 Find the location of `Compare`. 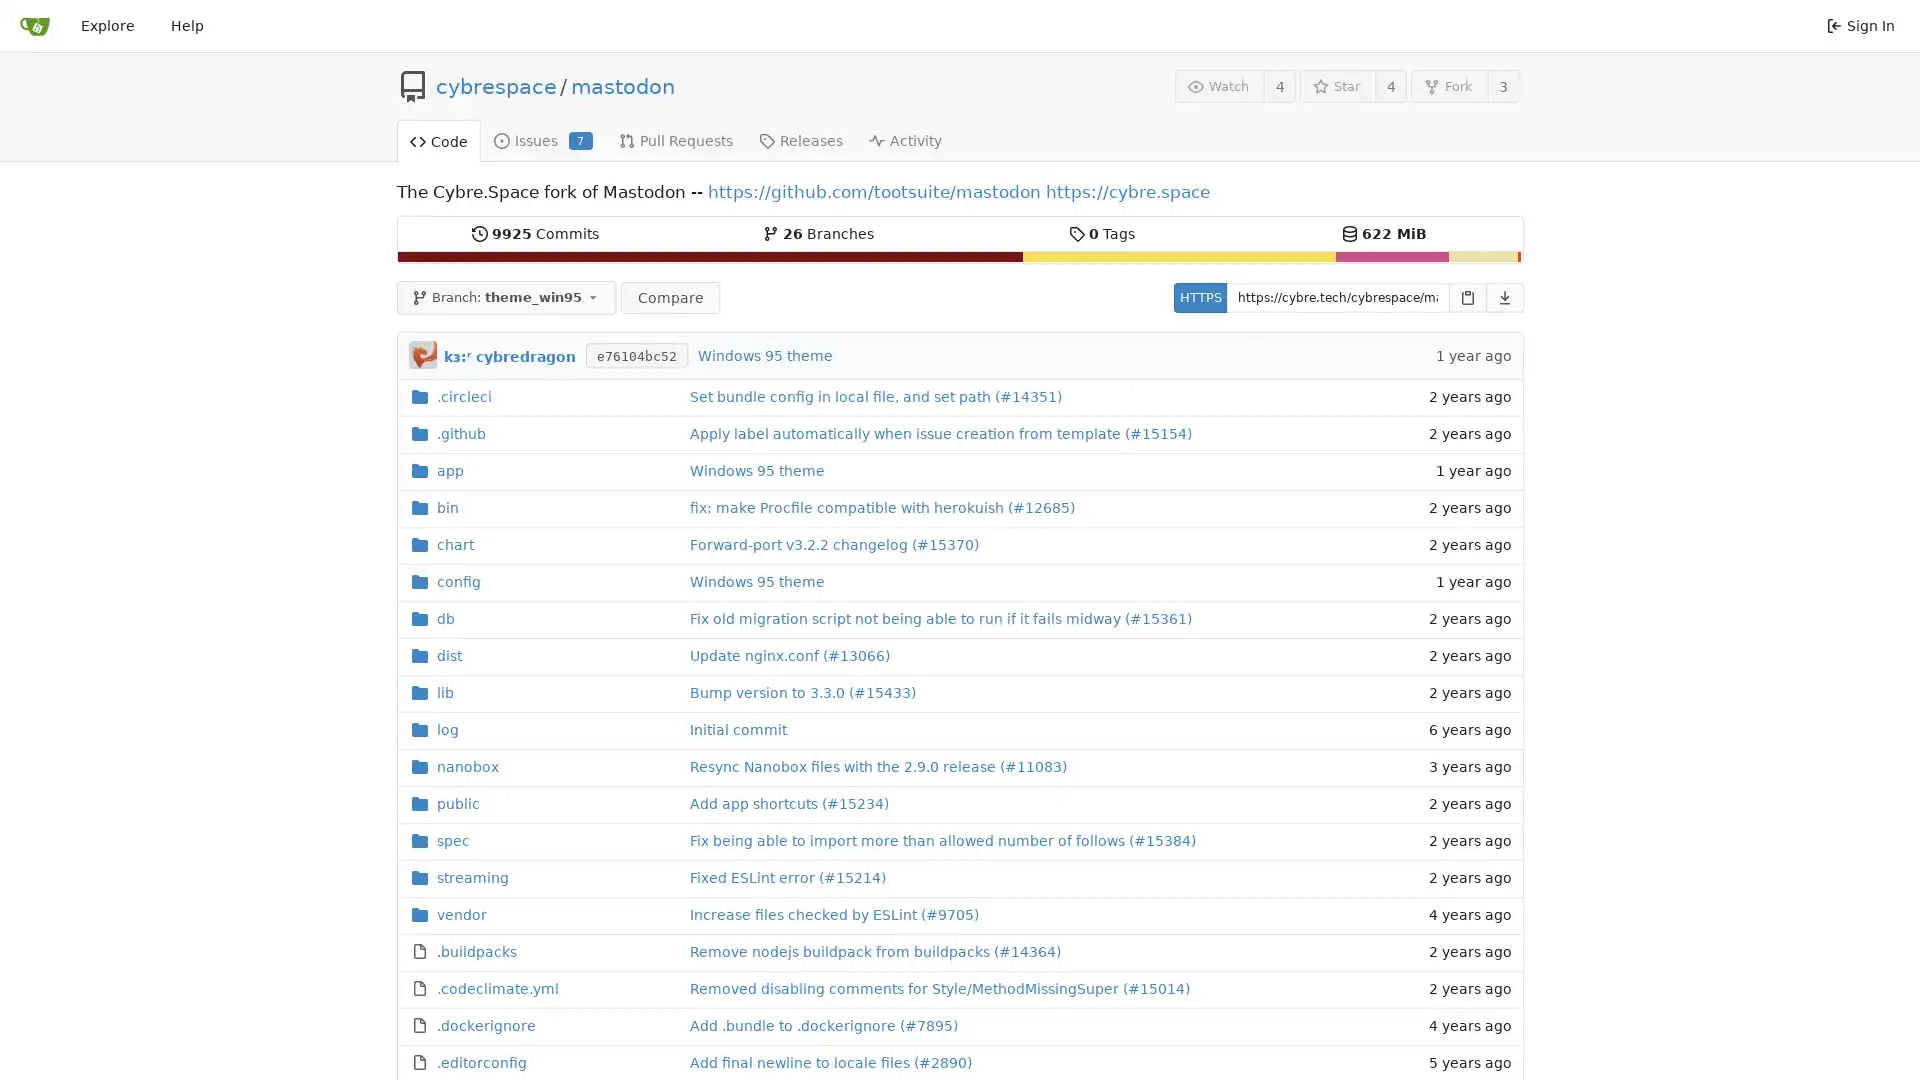

Compare is located at coordinates (670, 297).